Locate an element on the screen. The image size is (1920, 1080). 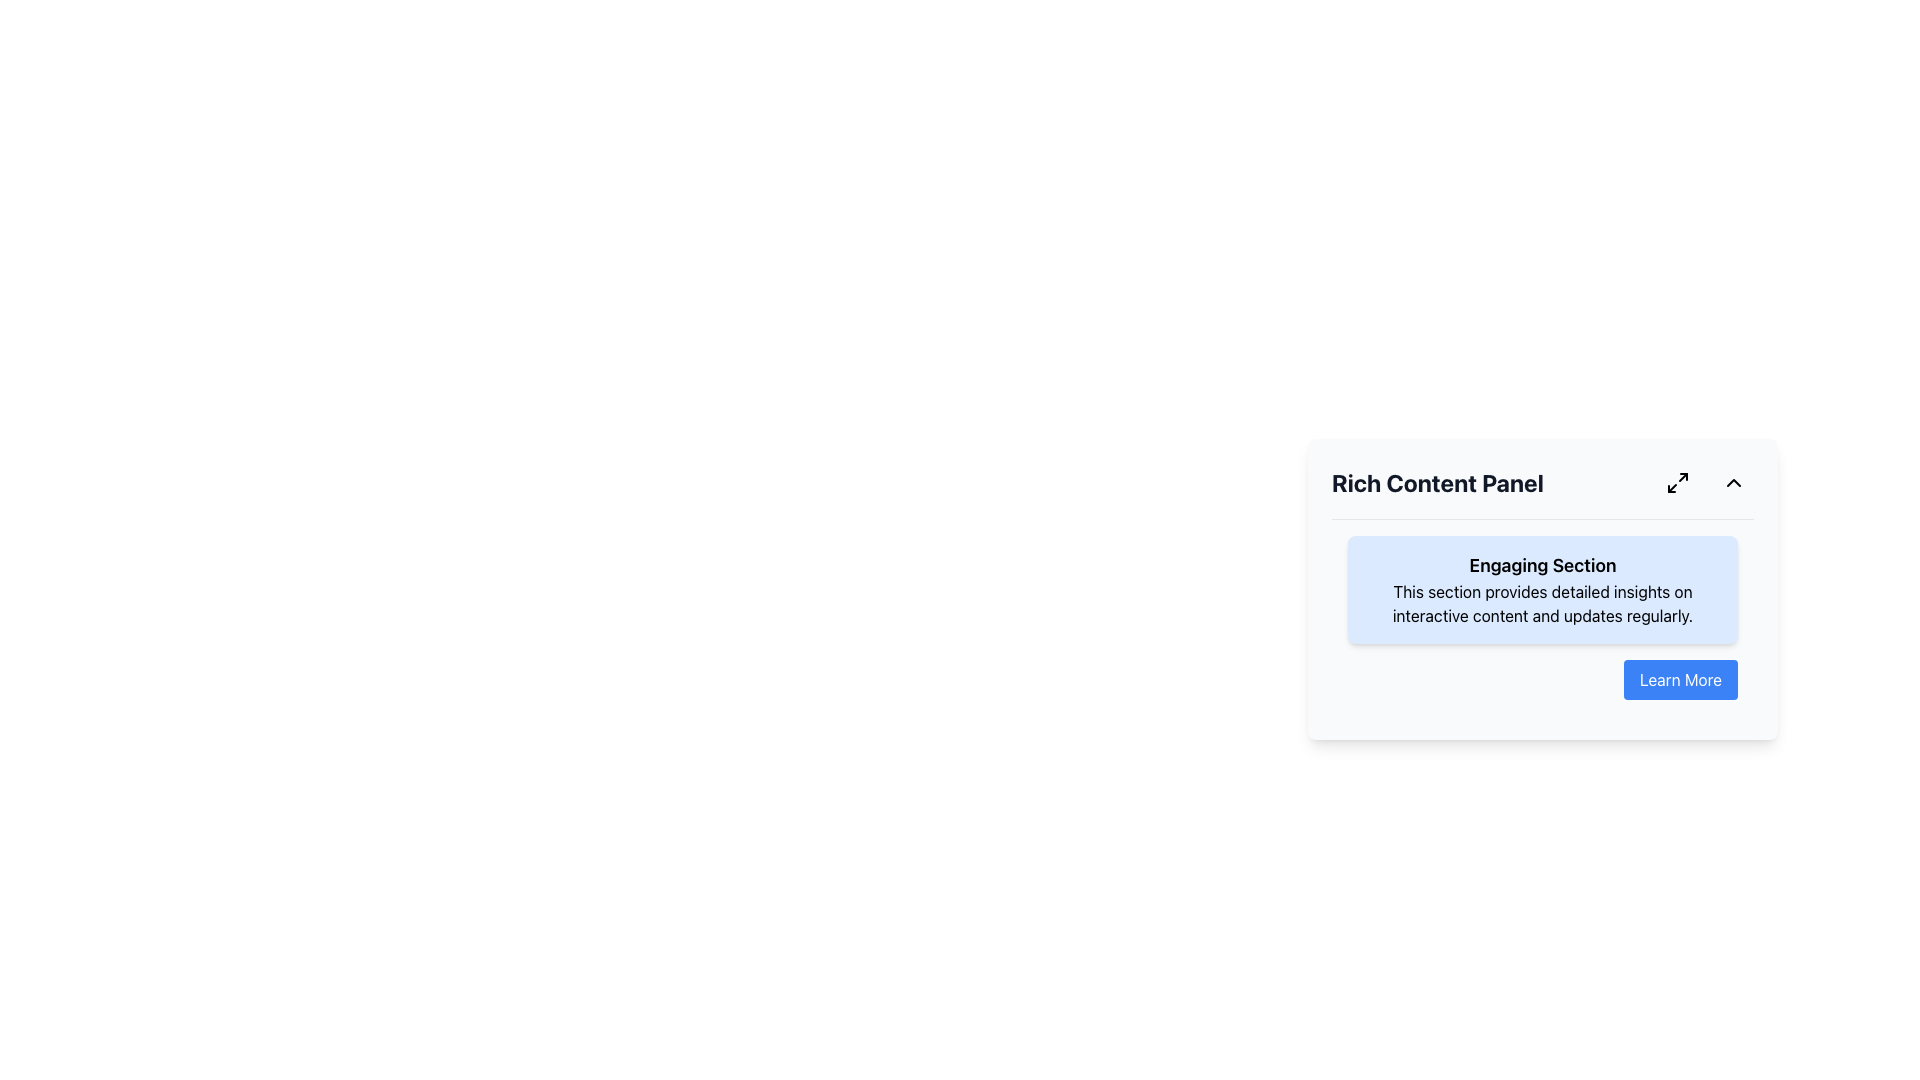
the diagonal arrow icon button located at the top right of the 'Rich Content Panel' is located at coordinates (1678, 482).